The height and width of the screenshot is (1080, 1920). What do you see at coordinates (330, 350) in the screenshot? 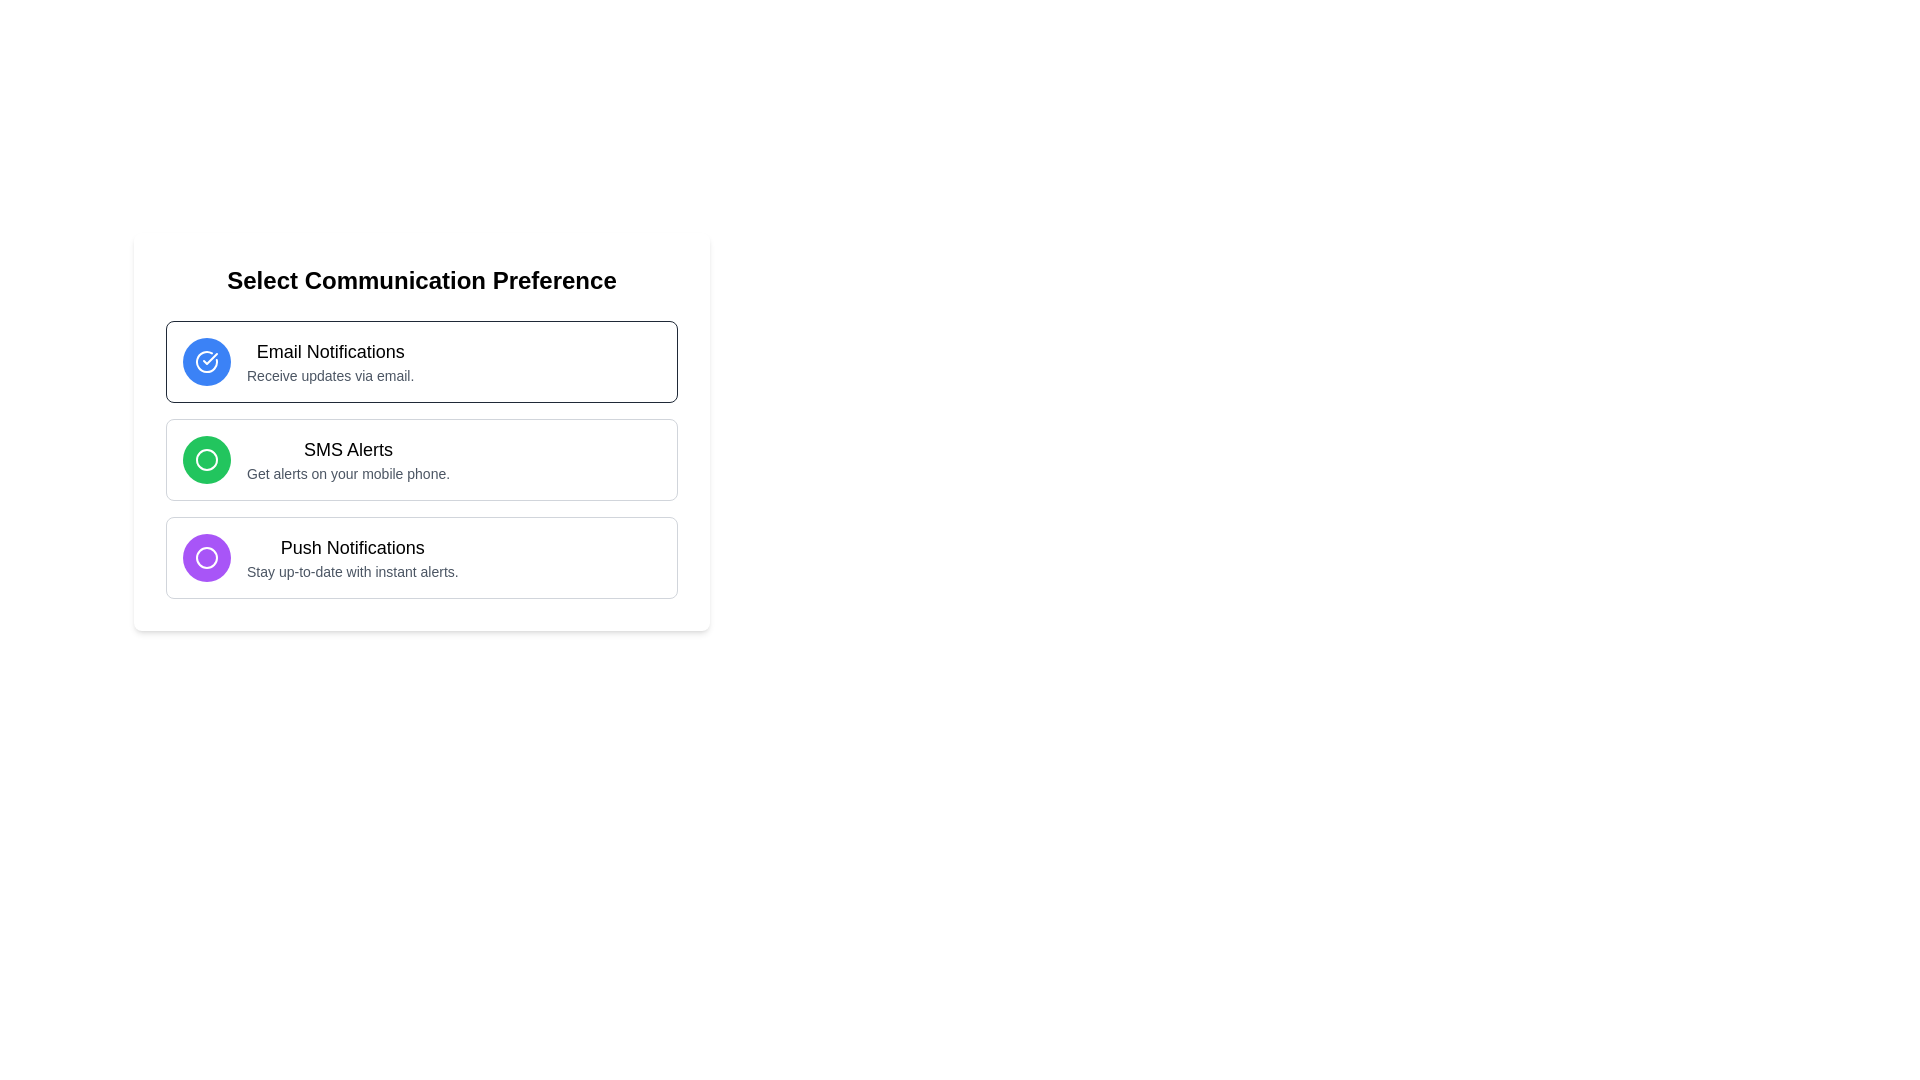
I see `the text label indicating email notifications, which is the title of the first communication preference option, positioned above the description 'Receive updates via email.'` at bounding box center [330, 350].